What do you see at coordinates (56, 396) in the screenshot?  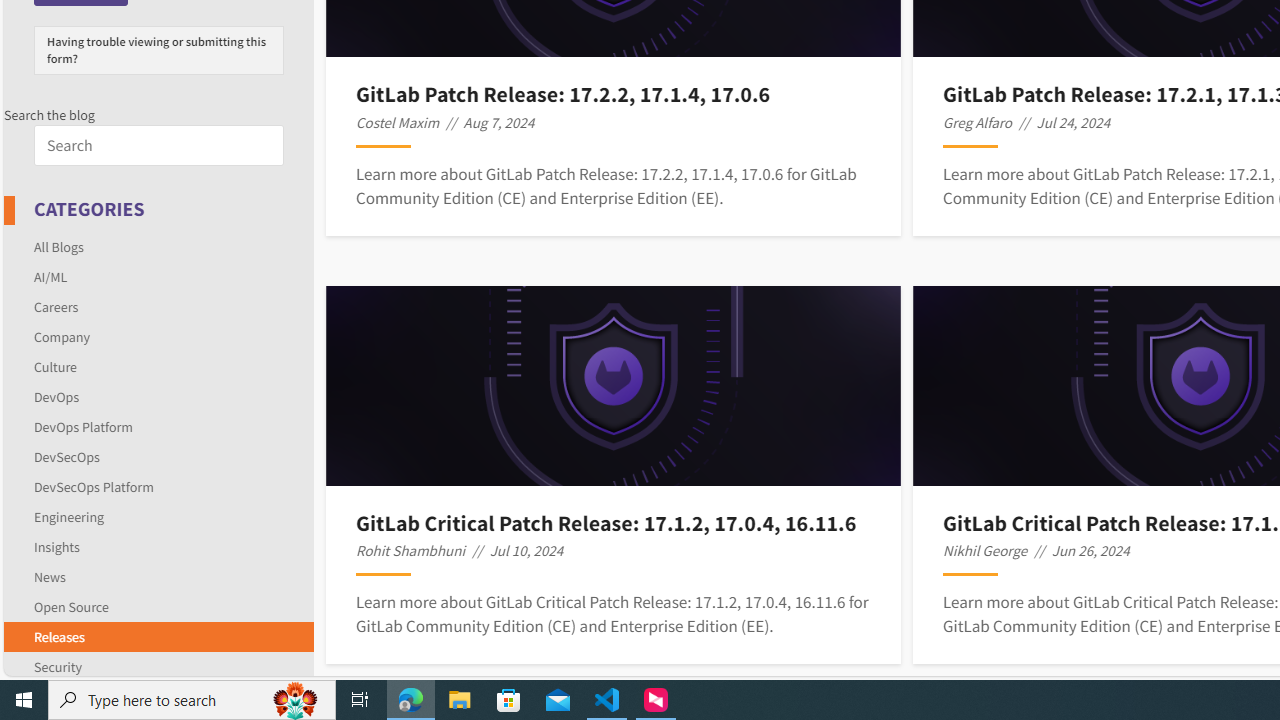 I see `'DevOps'` at bounding box center [56, 396].